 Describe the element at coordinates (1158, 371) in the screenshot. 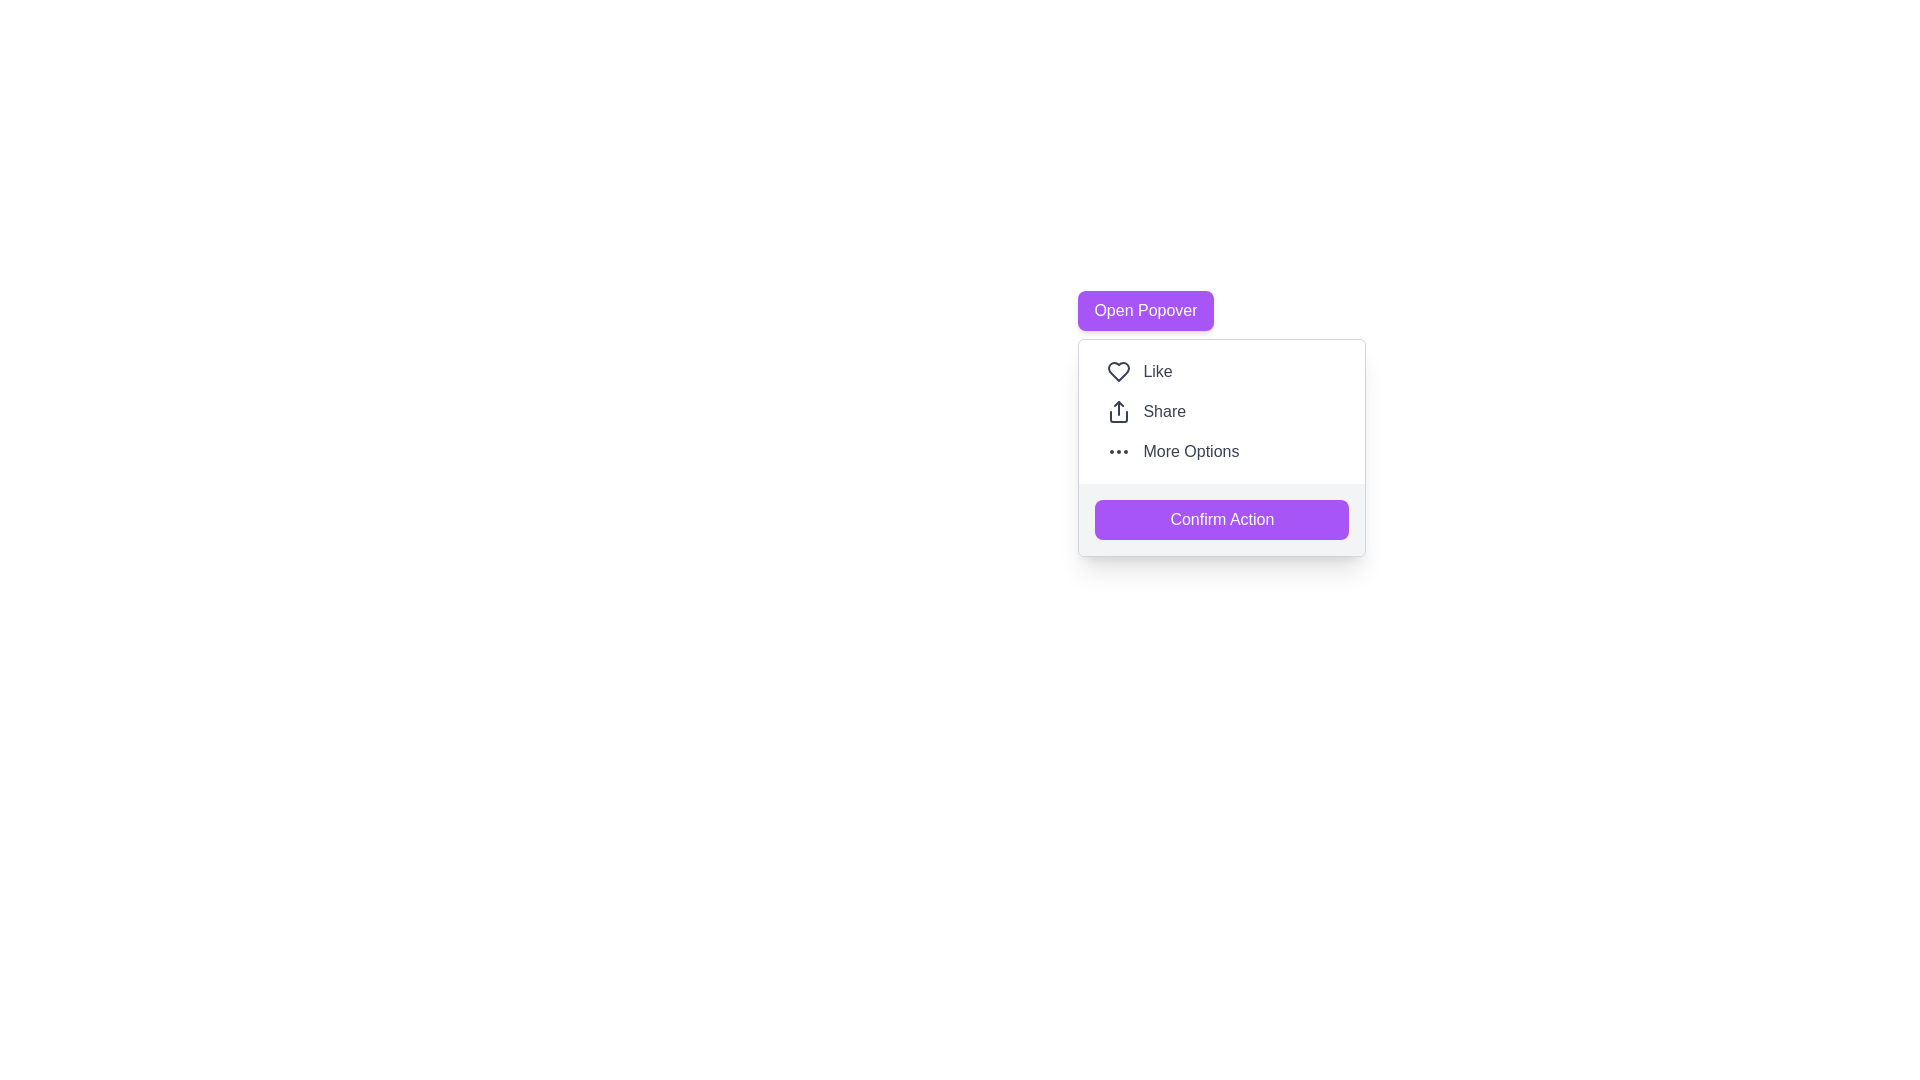

I see `the 'Like' label, which displays the text in gray next to a heart icon, located in the second row of the dropdown menu` at that location.